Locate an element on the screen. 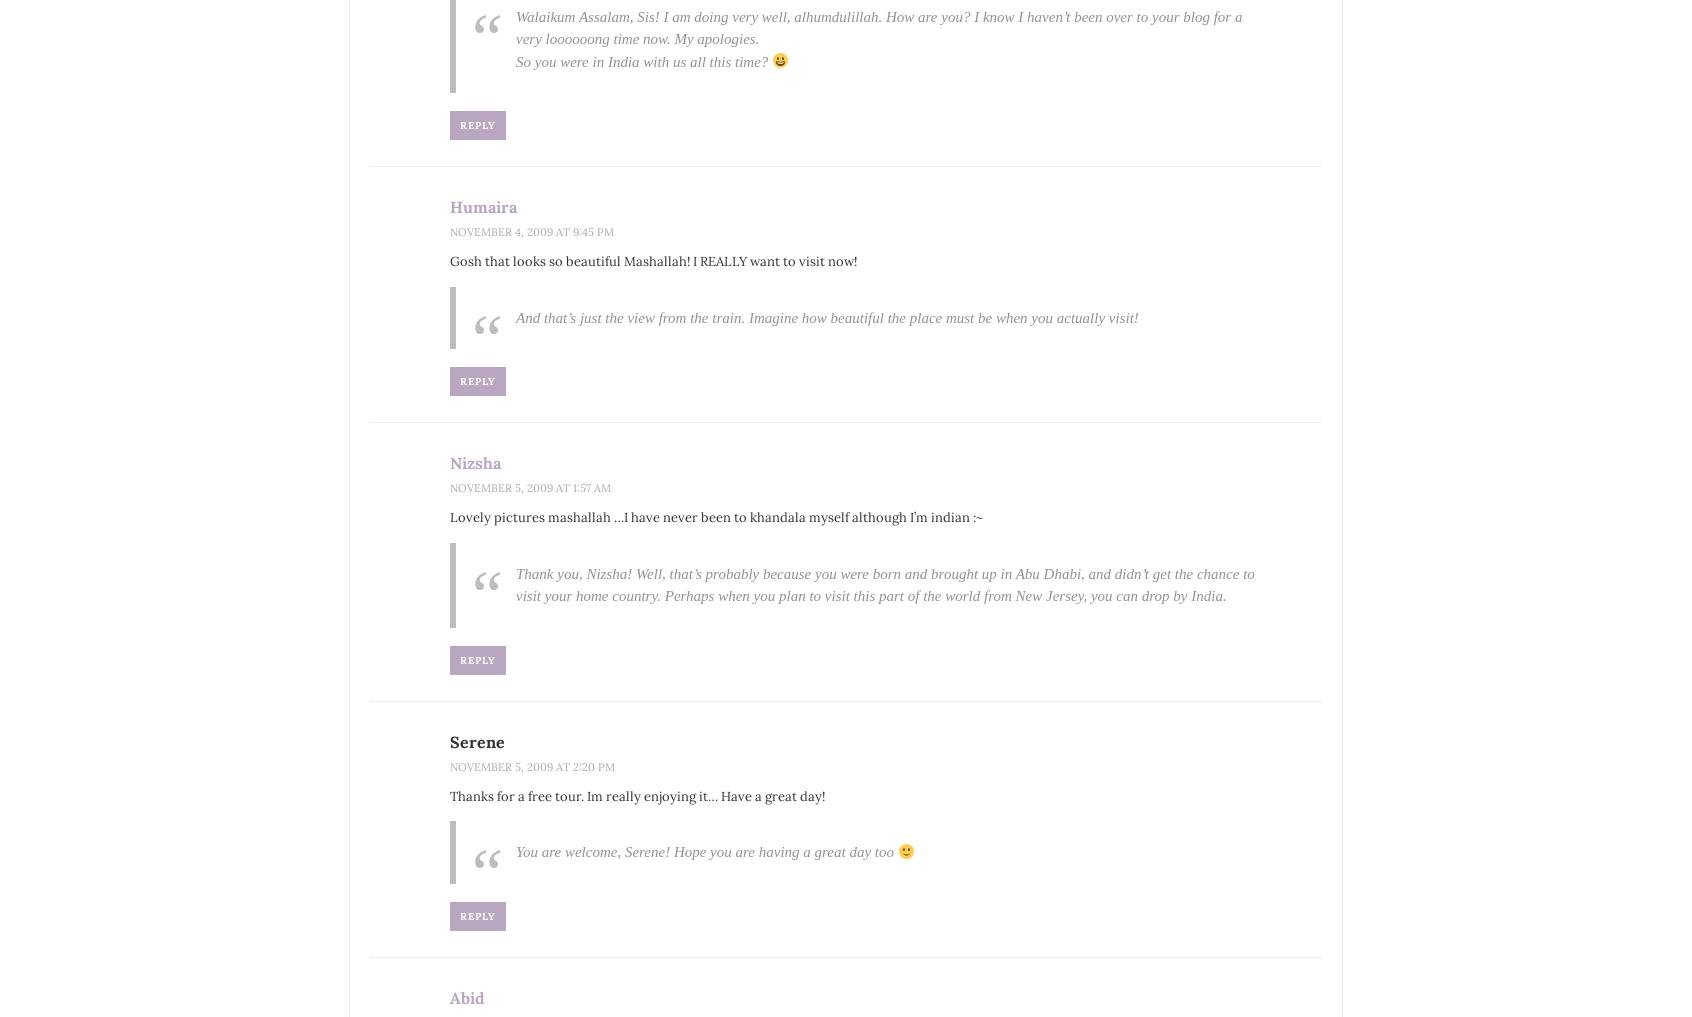 This screenshot has height=1017, width=1692. 'You are welcome, Serene! Hope you are having a great day too' is located at coordinates (705, 852).